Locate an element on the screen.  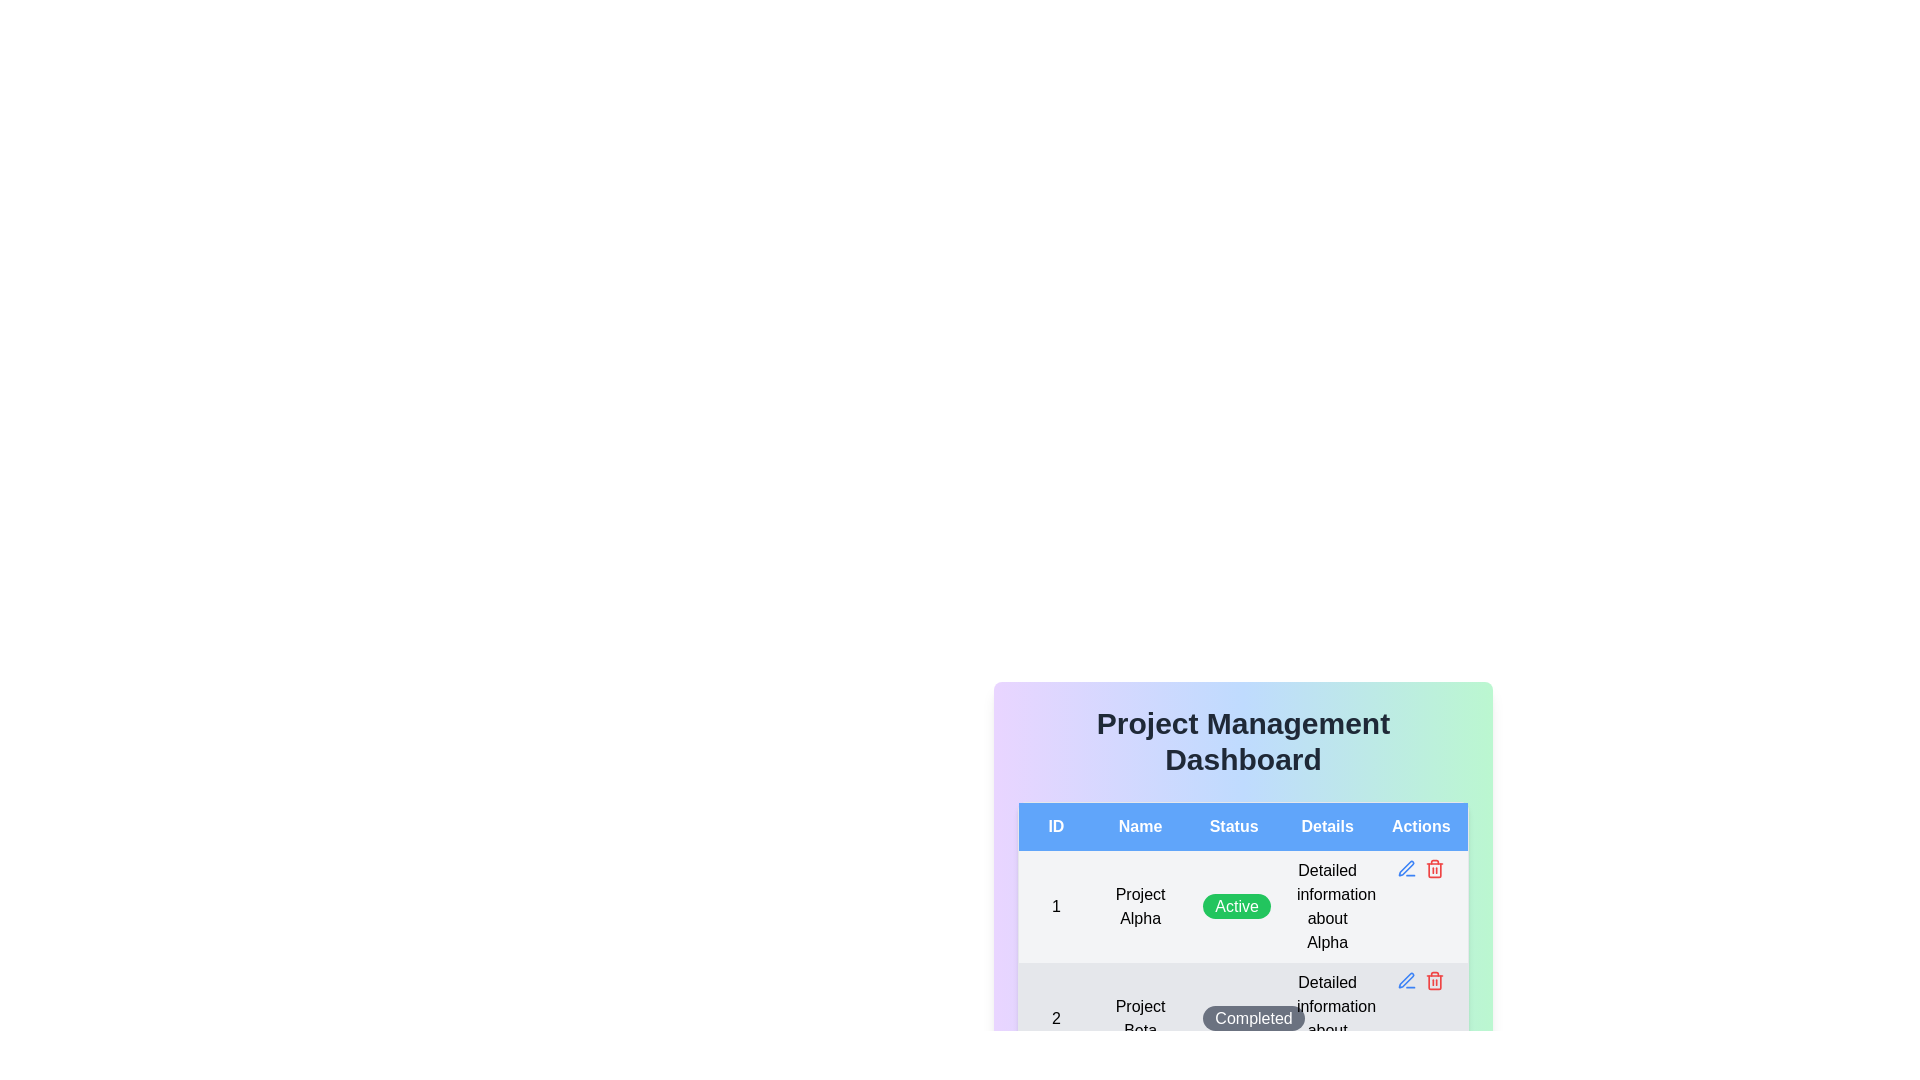
the data table element in the 'Project Management Dashboard' is located at coordinates (1242, 938).